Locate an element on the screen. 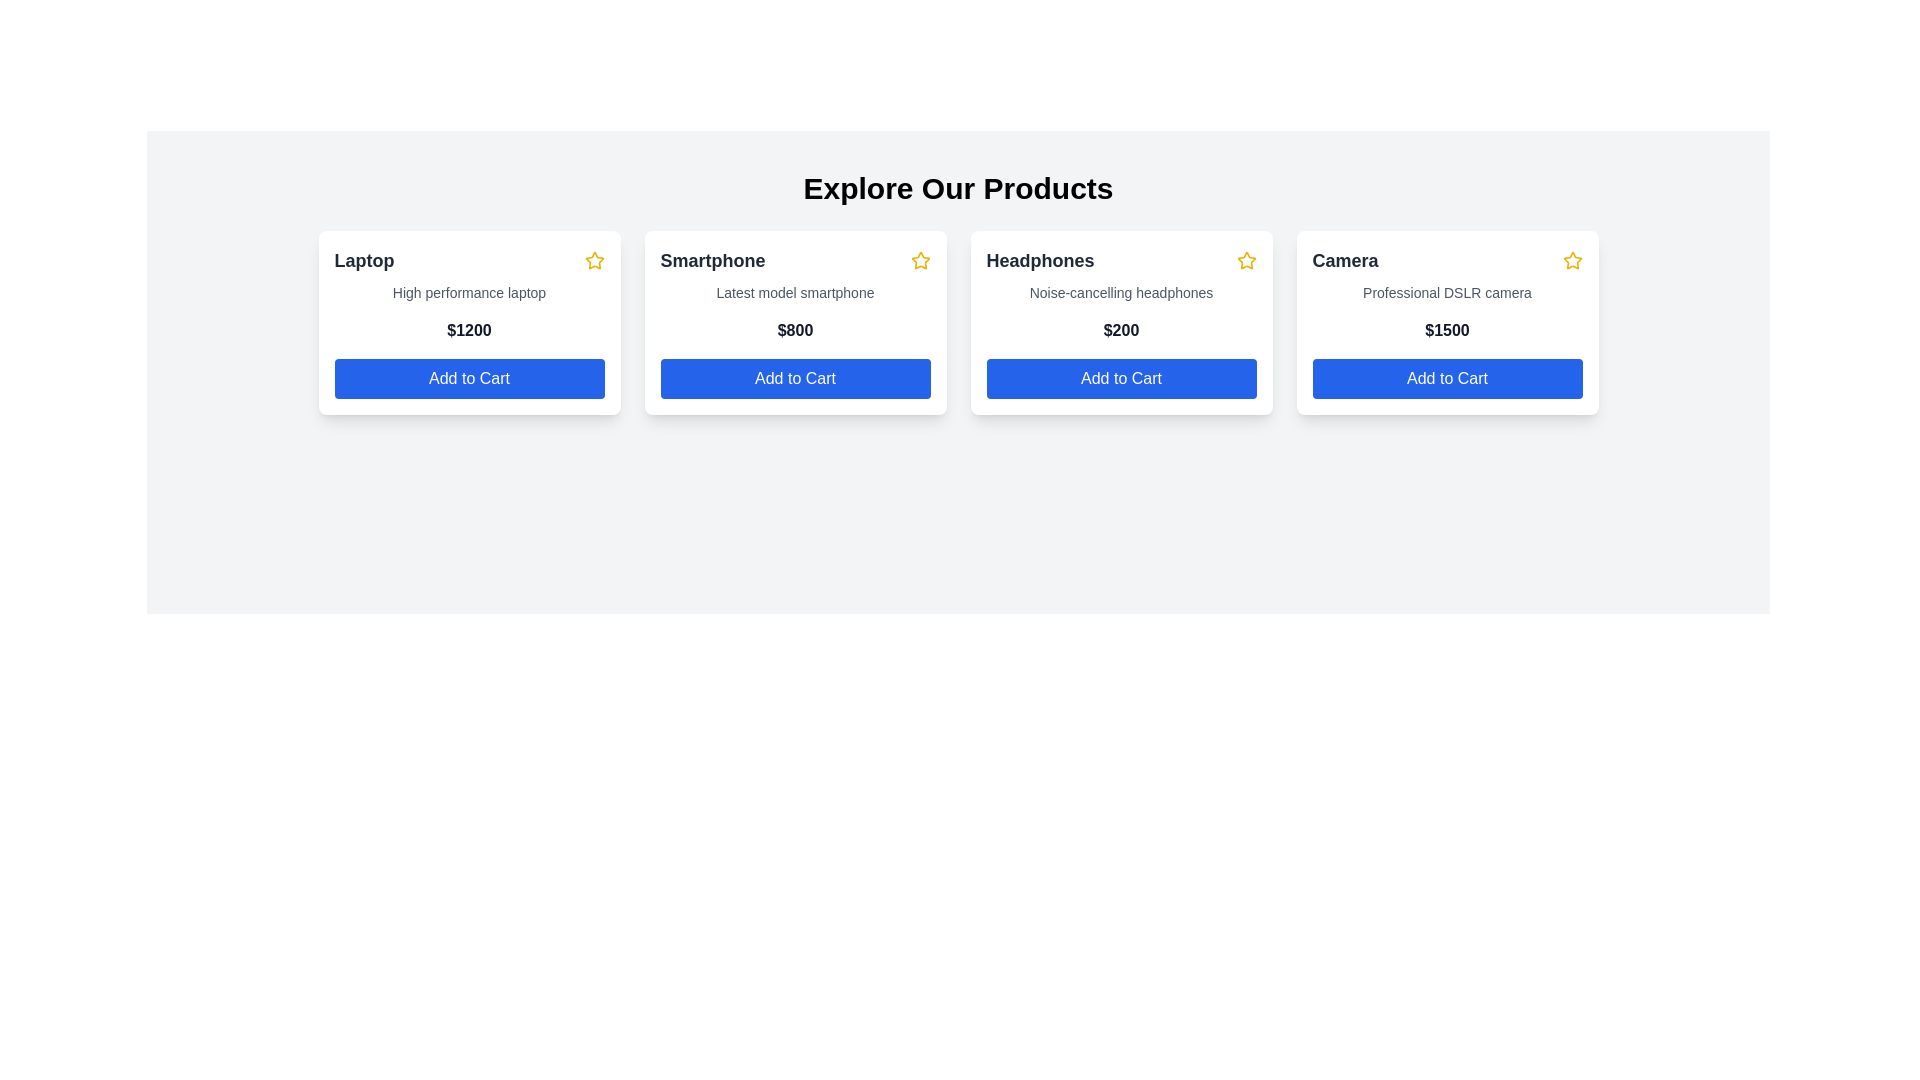 Image resolution: width=1920 pixels, height=1080 pixels. the static text display that indicates the price of the 'Smartphone' product, which is located below the description text and above the 'Add to Cart' button is located at coordinates (794, 330).